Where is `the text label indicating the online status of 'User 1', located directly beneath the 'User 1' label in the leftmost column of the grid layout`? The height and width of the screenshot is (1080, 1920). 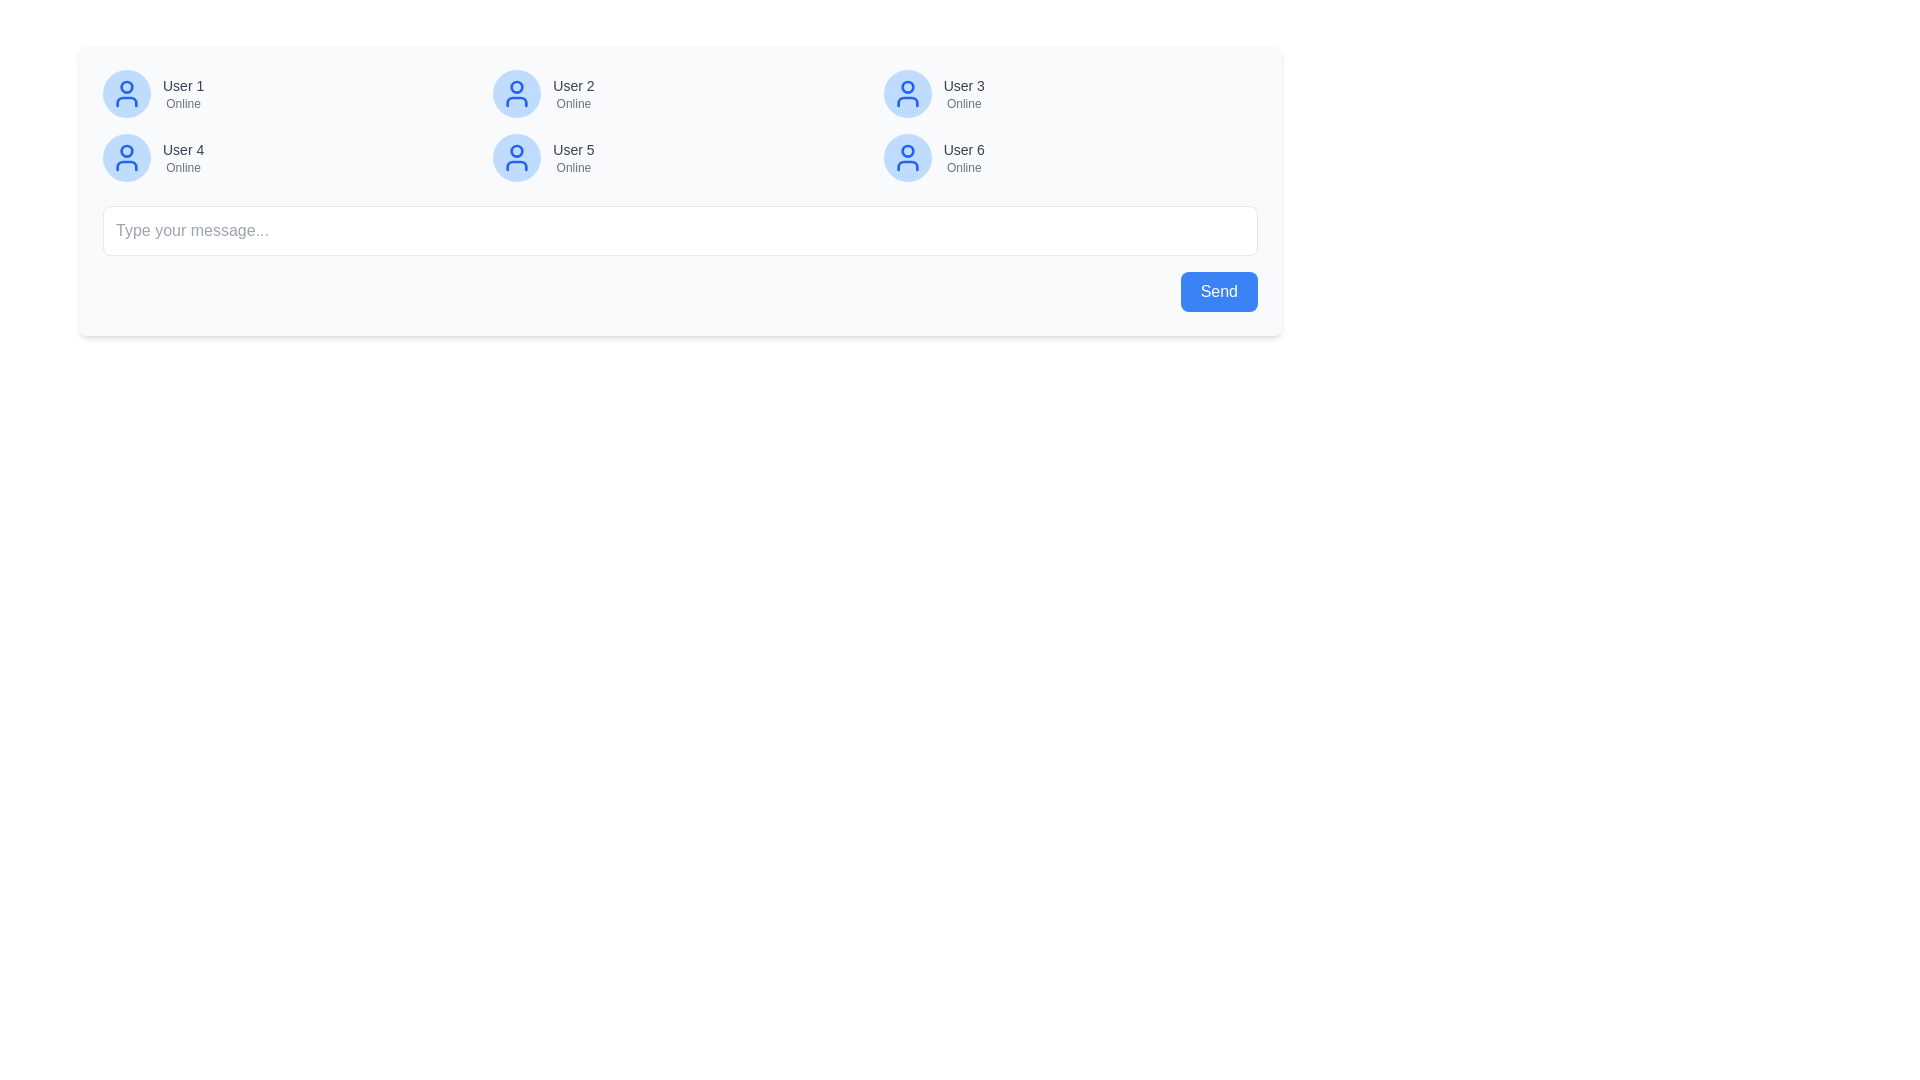 the text label indicating the online status of 'User 1', located directly beneath the 'User 1' label in the leftmost column of the grid layout is located at coordinates (183, 104).